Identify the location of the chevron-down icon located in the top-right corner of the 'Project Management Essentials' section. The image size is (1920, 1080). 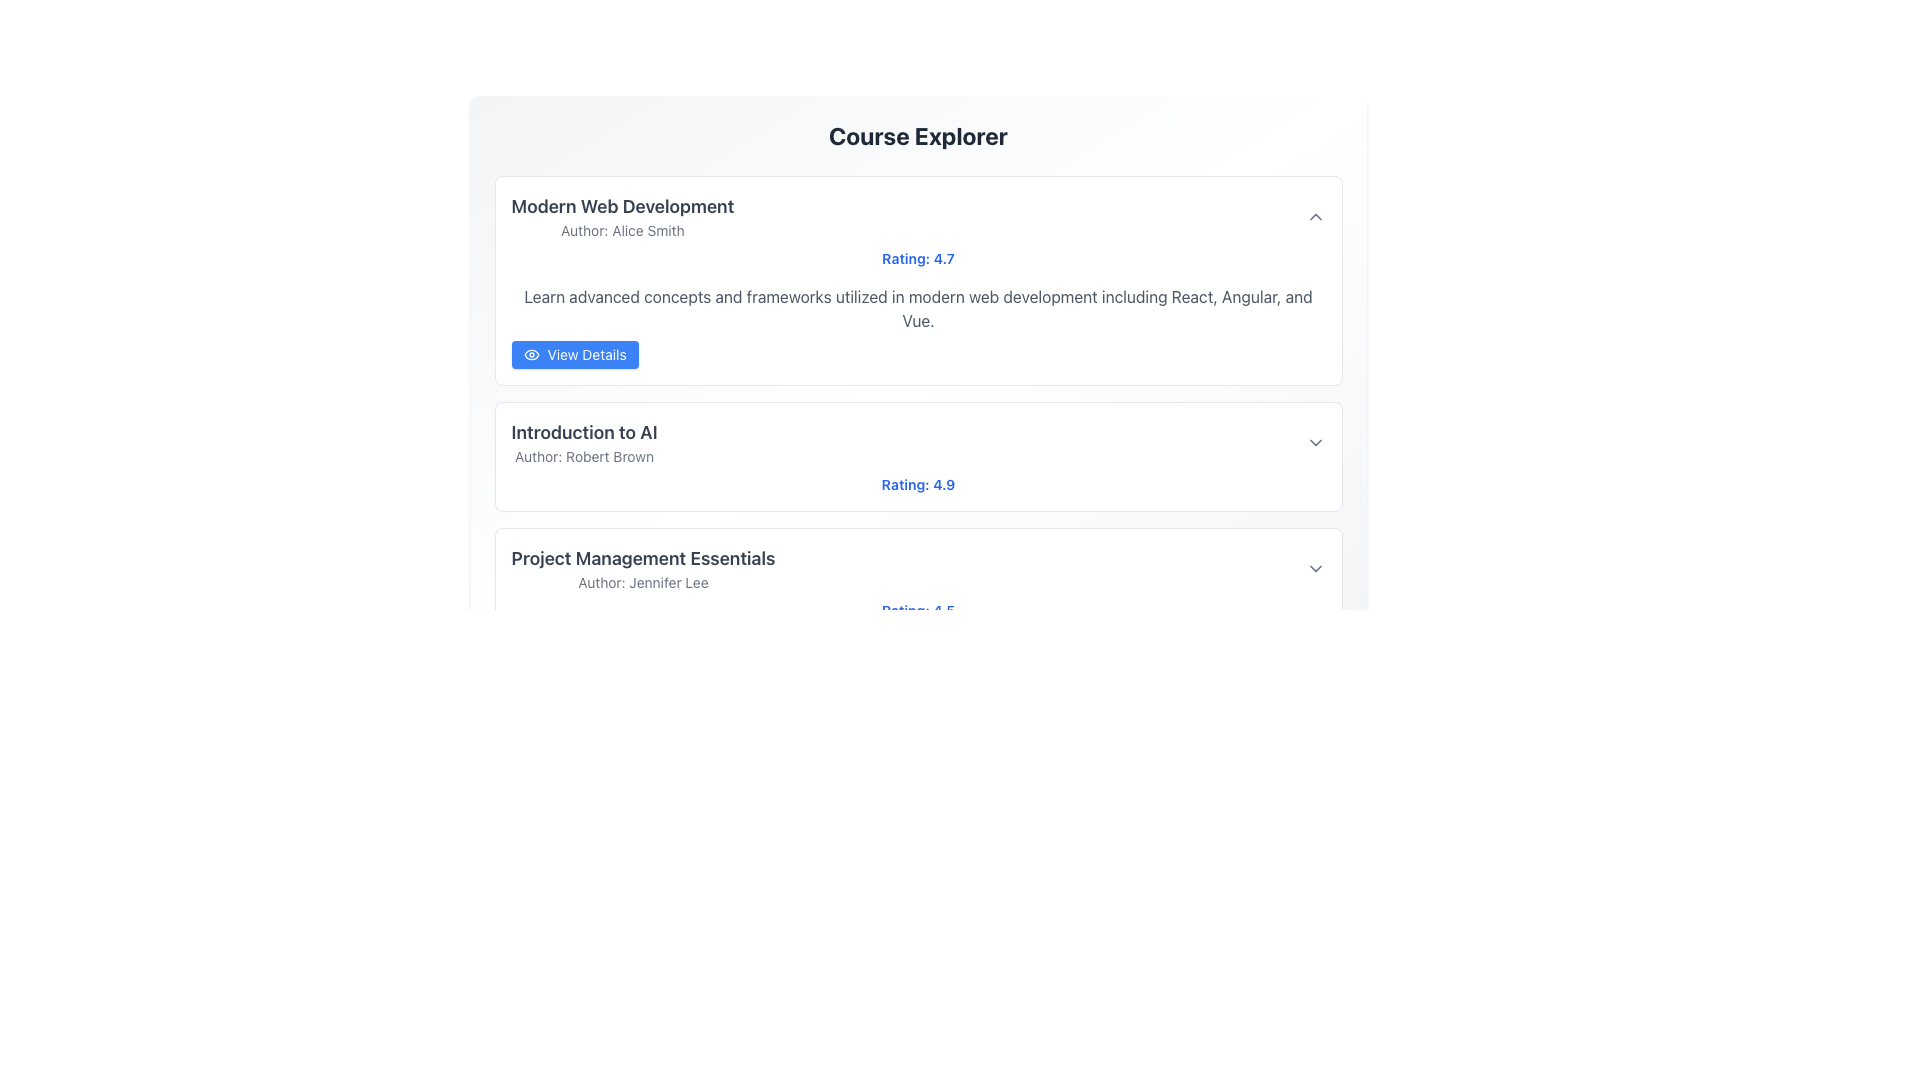
(1315, 569).